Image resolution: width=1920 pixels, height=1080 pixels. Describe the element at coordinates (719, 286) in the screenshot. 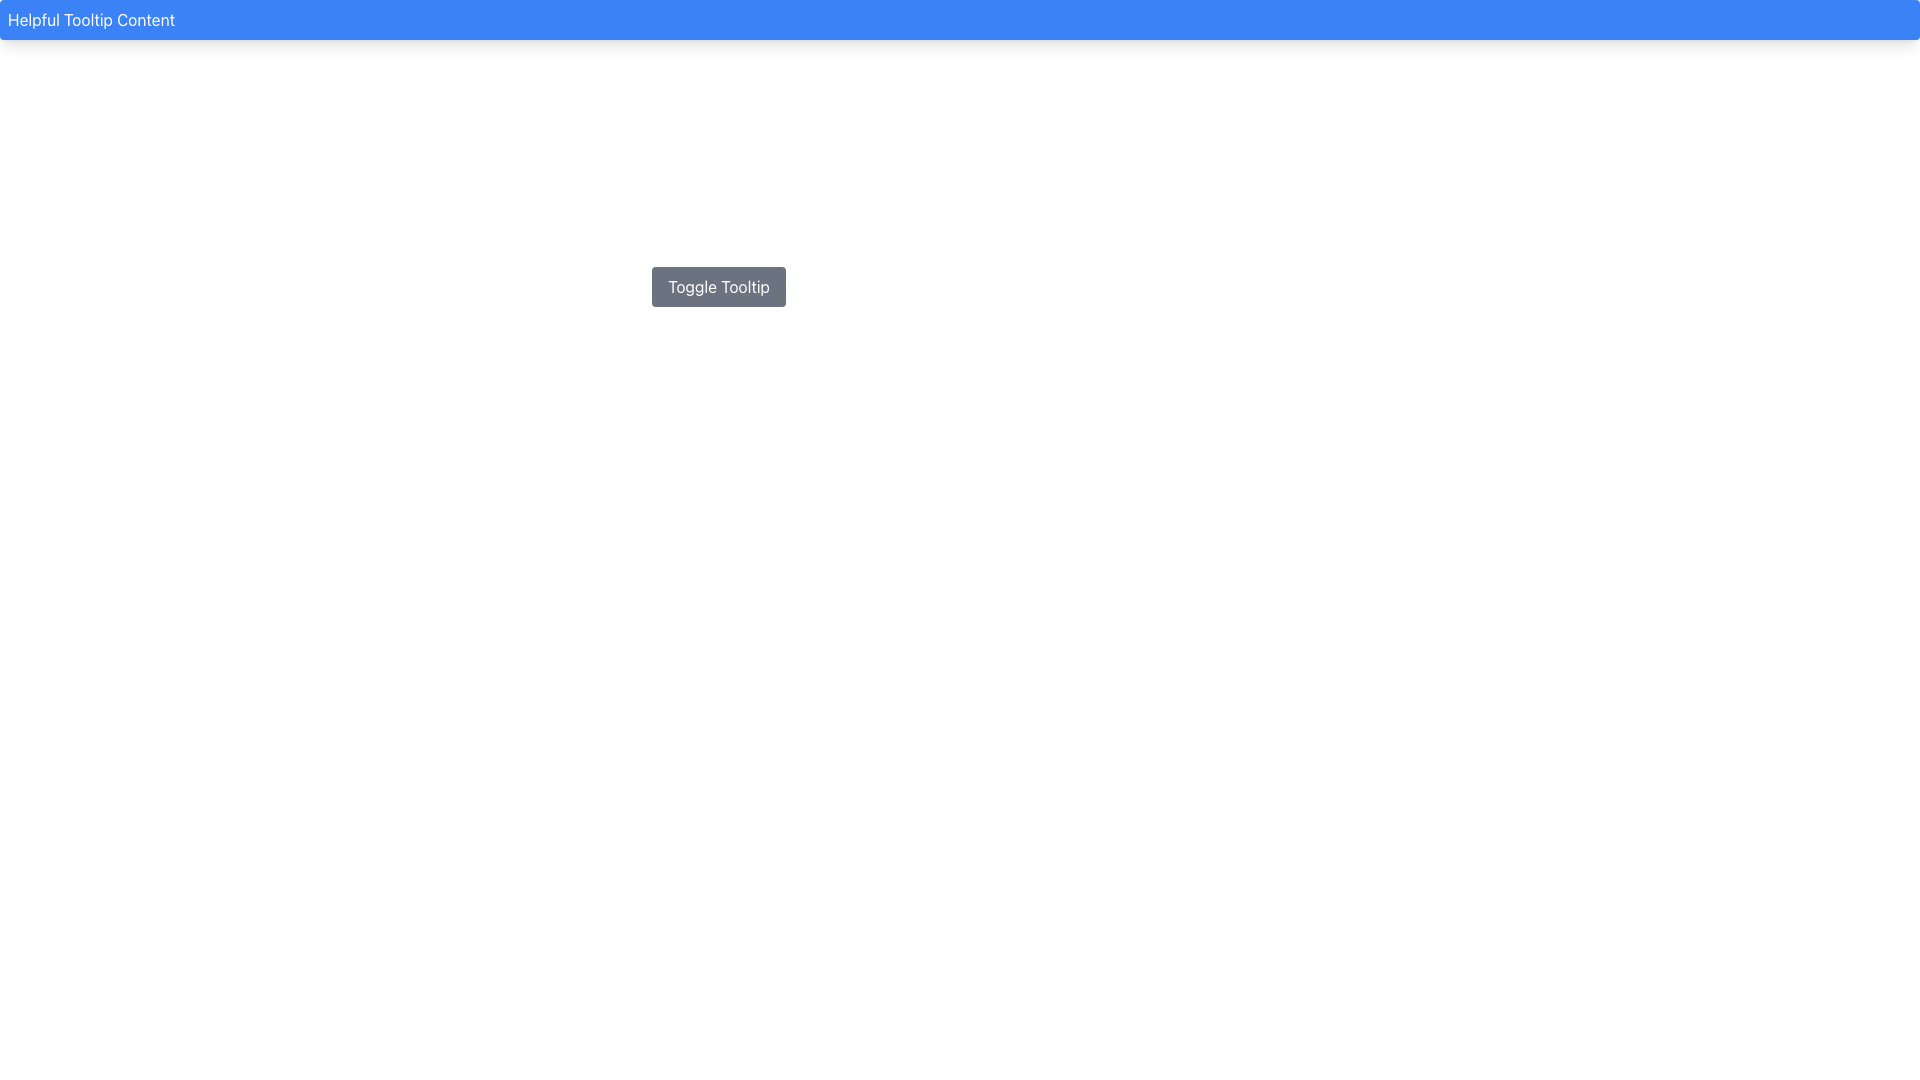

I see `the 'Toggle Tooltip' button with a gray background and white text` at that location.